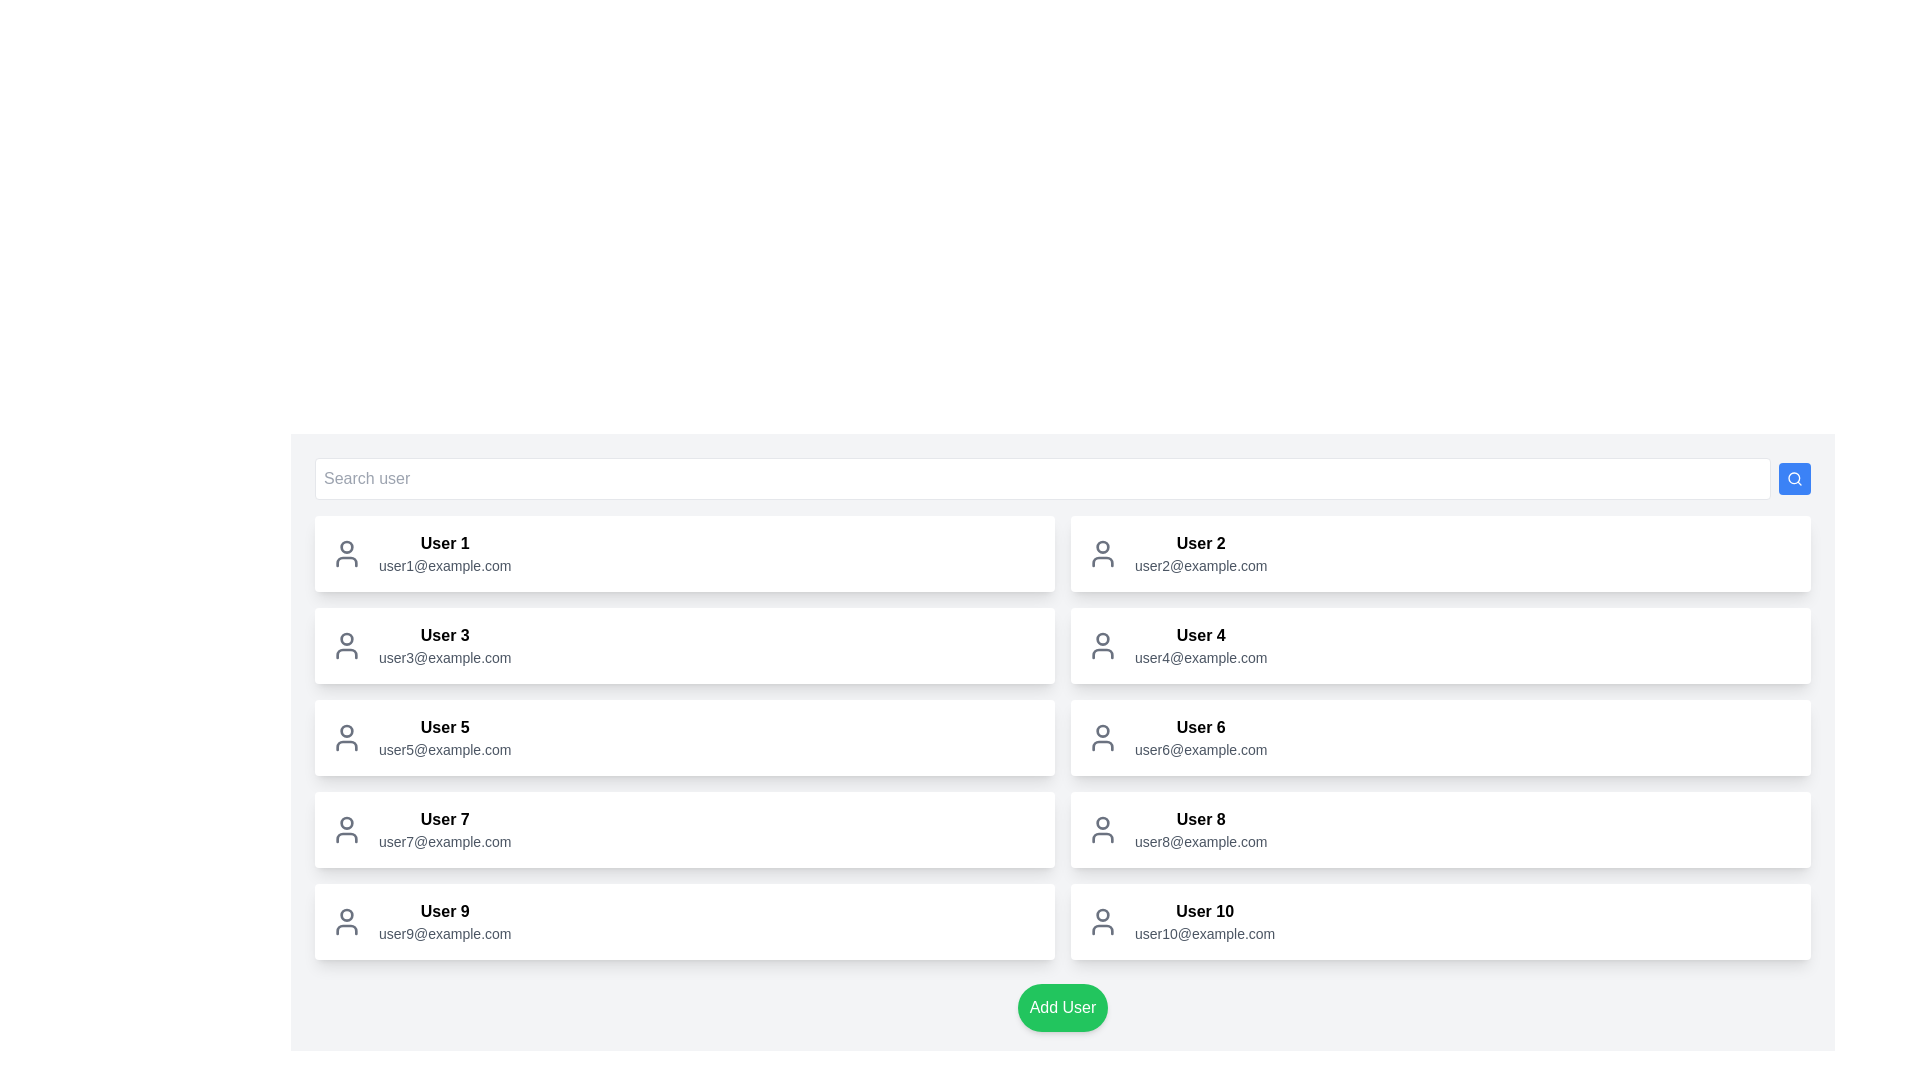 This screenshot has height=1080, width=1920. I want to click on the circular graphic representing the user profile icon for 'User 7', which is the fourth item in the left column of the user list, so click(346, 822).